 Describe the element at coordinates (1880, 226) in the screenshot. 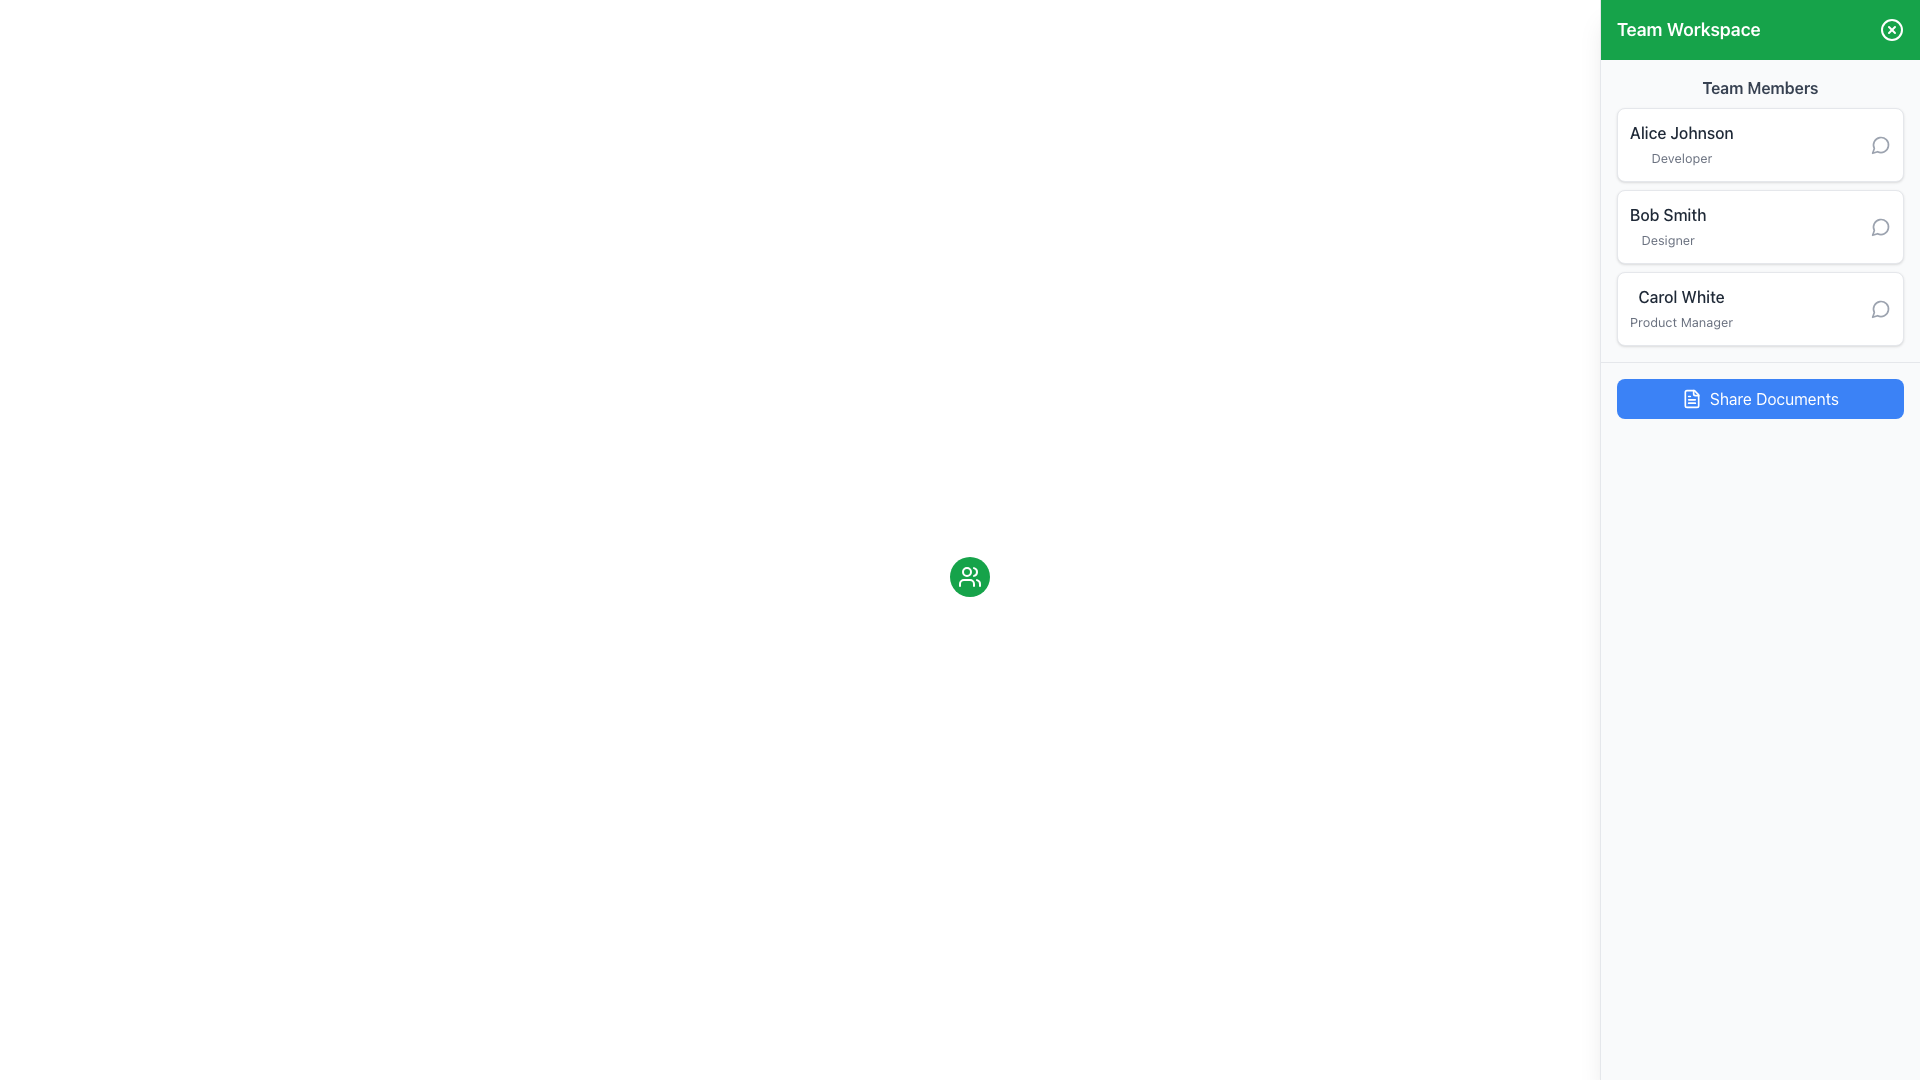

I see `the chat bubble icon, which is a small circular speech bubble styled in light gray, located in the card for 'Bob Smith'` at that location.